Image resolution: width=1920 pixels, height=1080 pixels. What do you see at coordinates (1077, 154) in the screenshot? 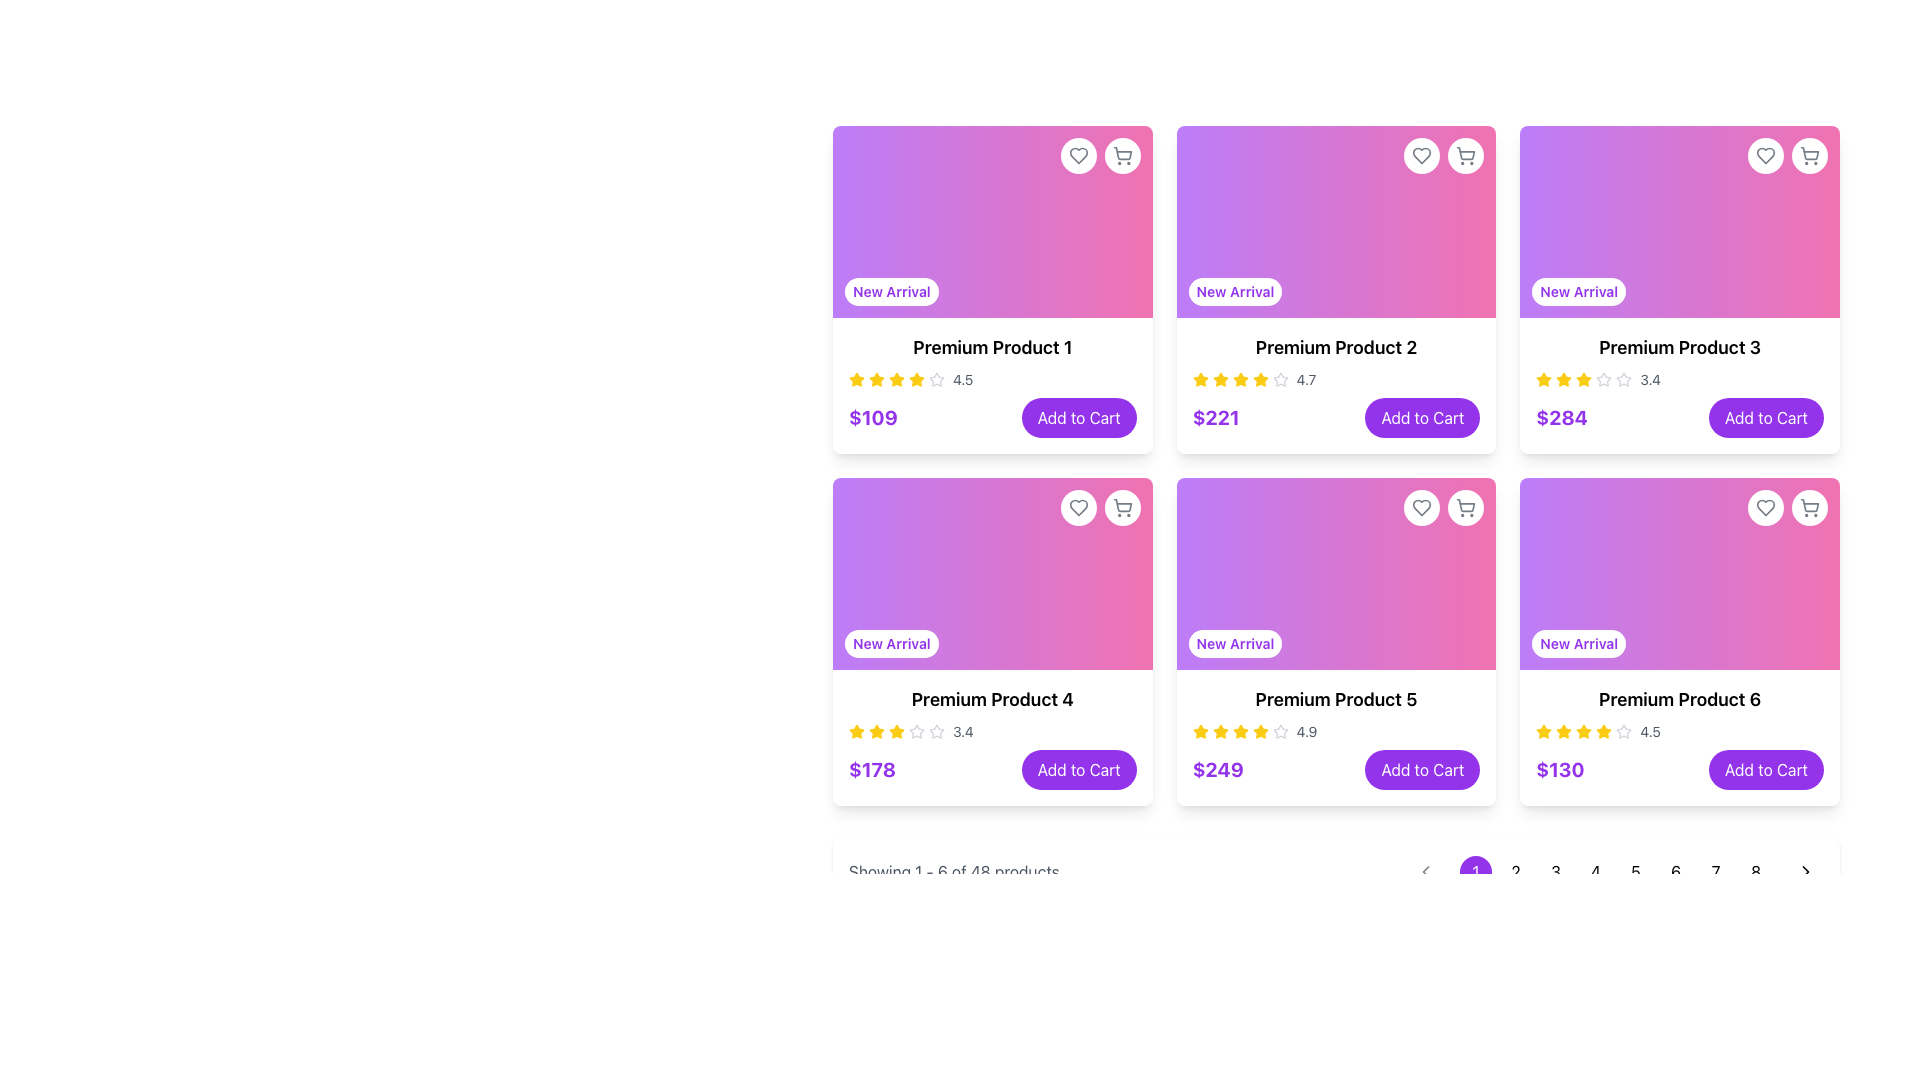
I see `the heart-shaped gray icon in the top-right corner of the 'Premium Product 1' card` at bounding box center [1077, 154].